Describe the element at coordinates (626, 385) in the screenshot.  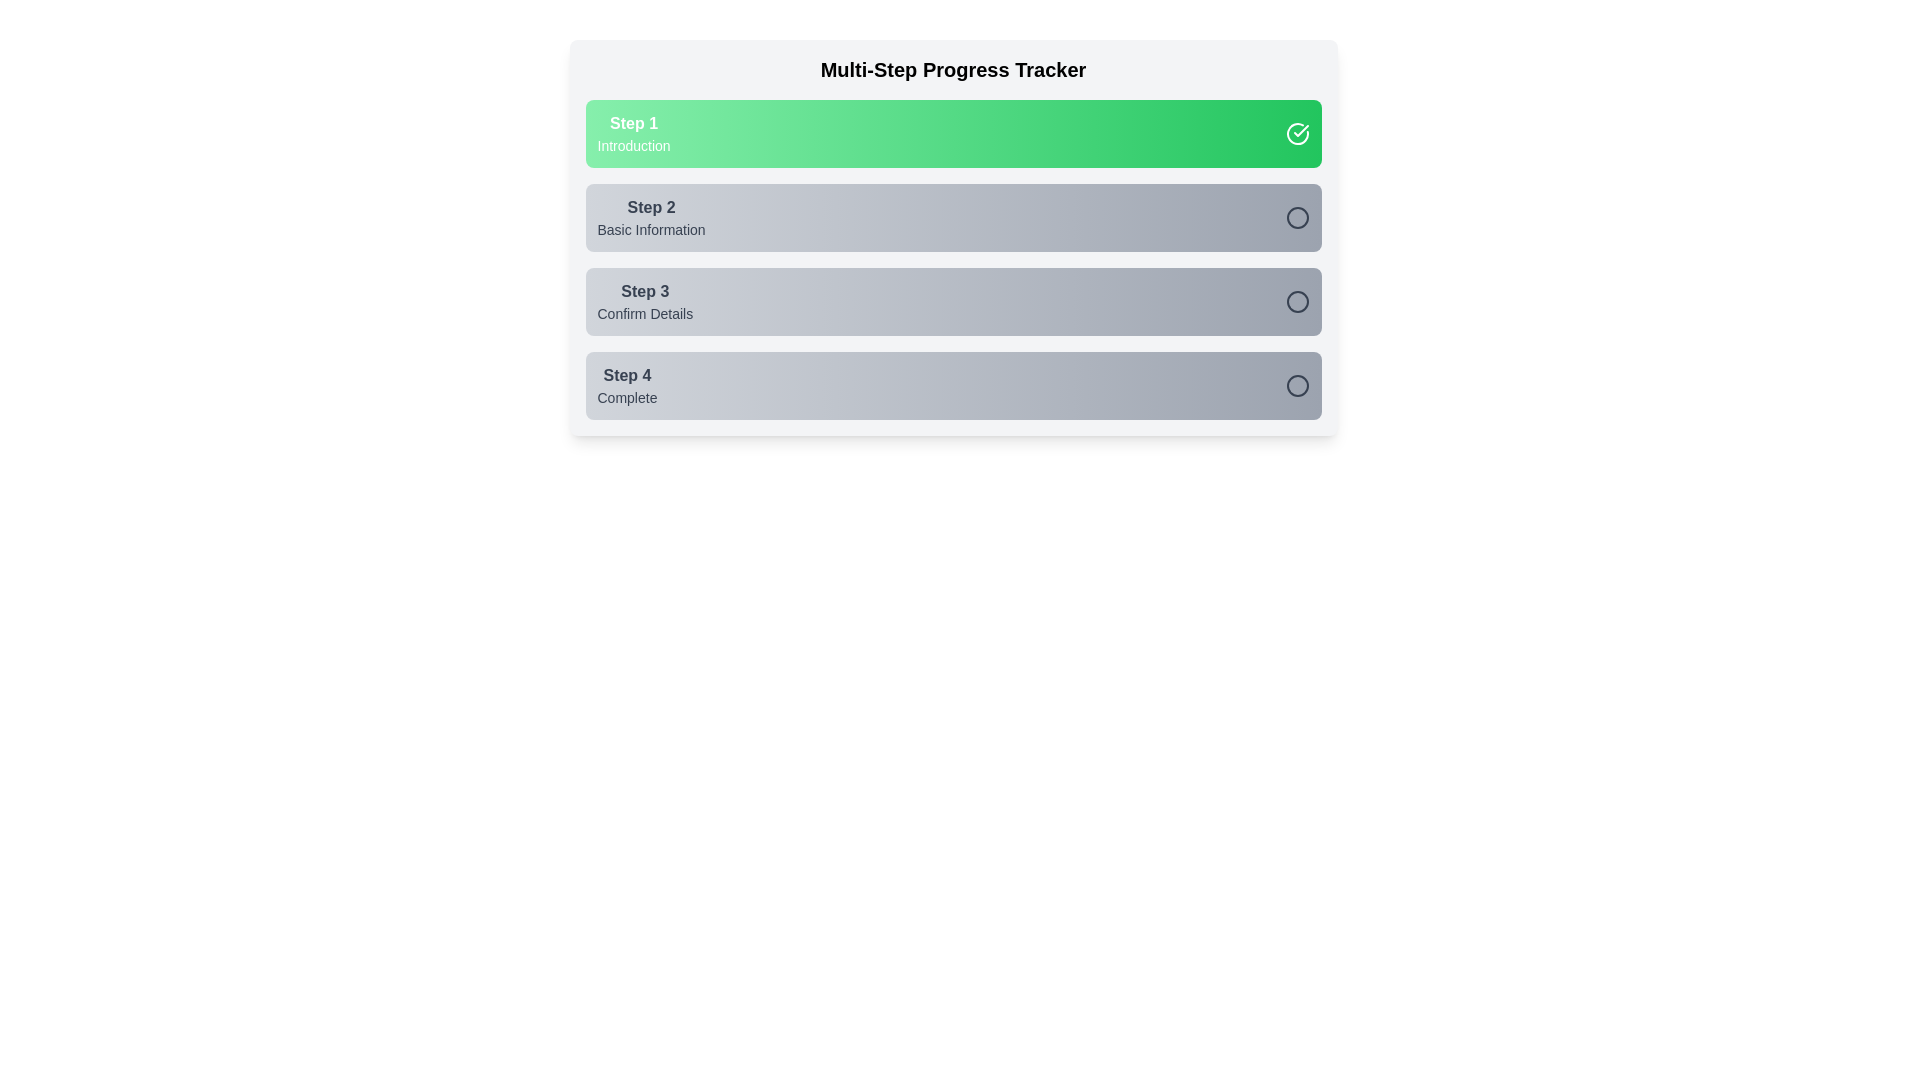
I see `the 'Step 4 Complete' label, which displays 'Step 4' in bold and 'Complete' in a smaller font on a gray gradient background` at that location.